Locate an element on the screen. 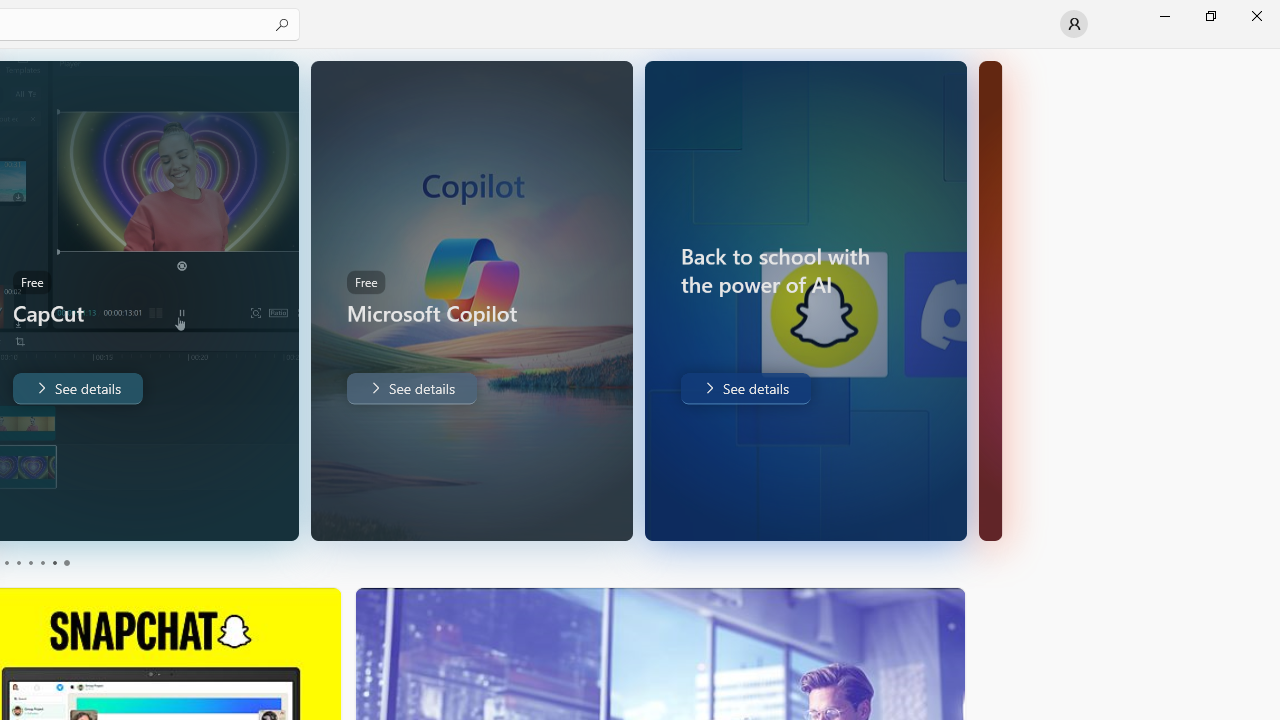 The width and height of the screenshot is (1280, 720). 'Minimize Microsoft Store' is located at coordinates (1164, 15).